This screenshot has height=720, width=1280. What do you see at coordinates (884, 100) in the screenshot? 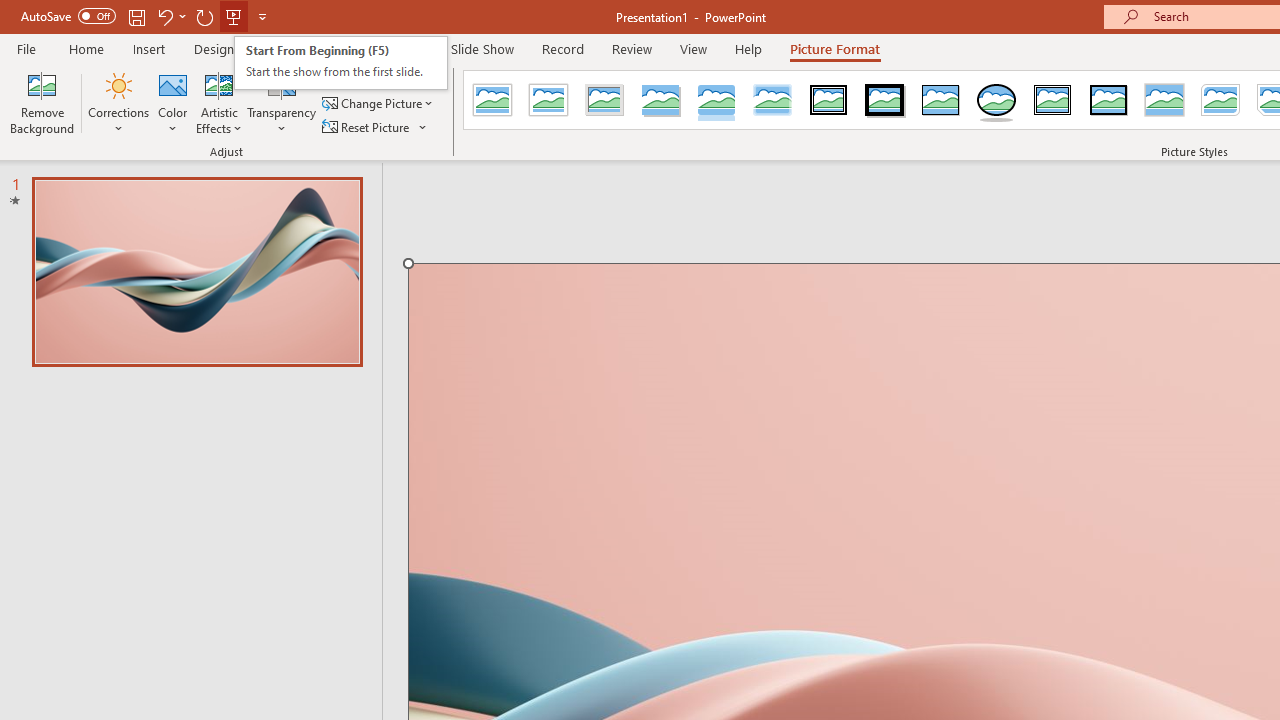
I see `'Thick Matte, Black'` at bounding box center [884, 100].